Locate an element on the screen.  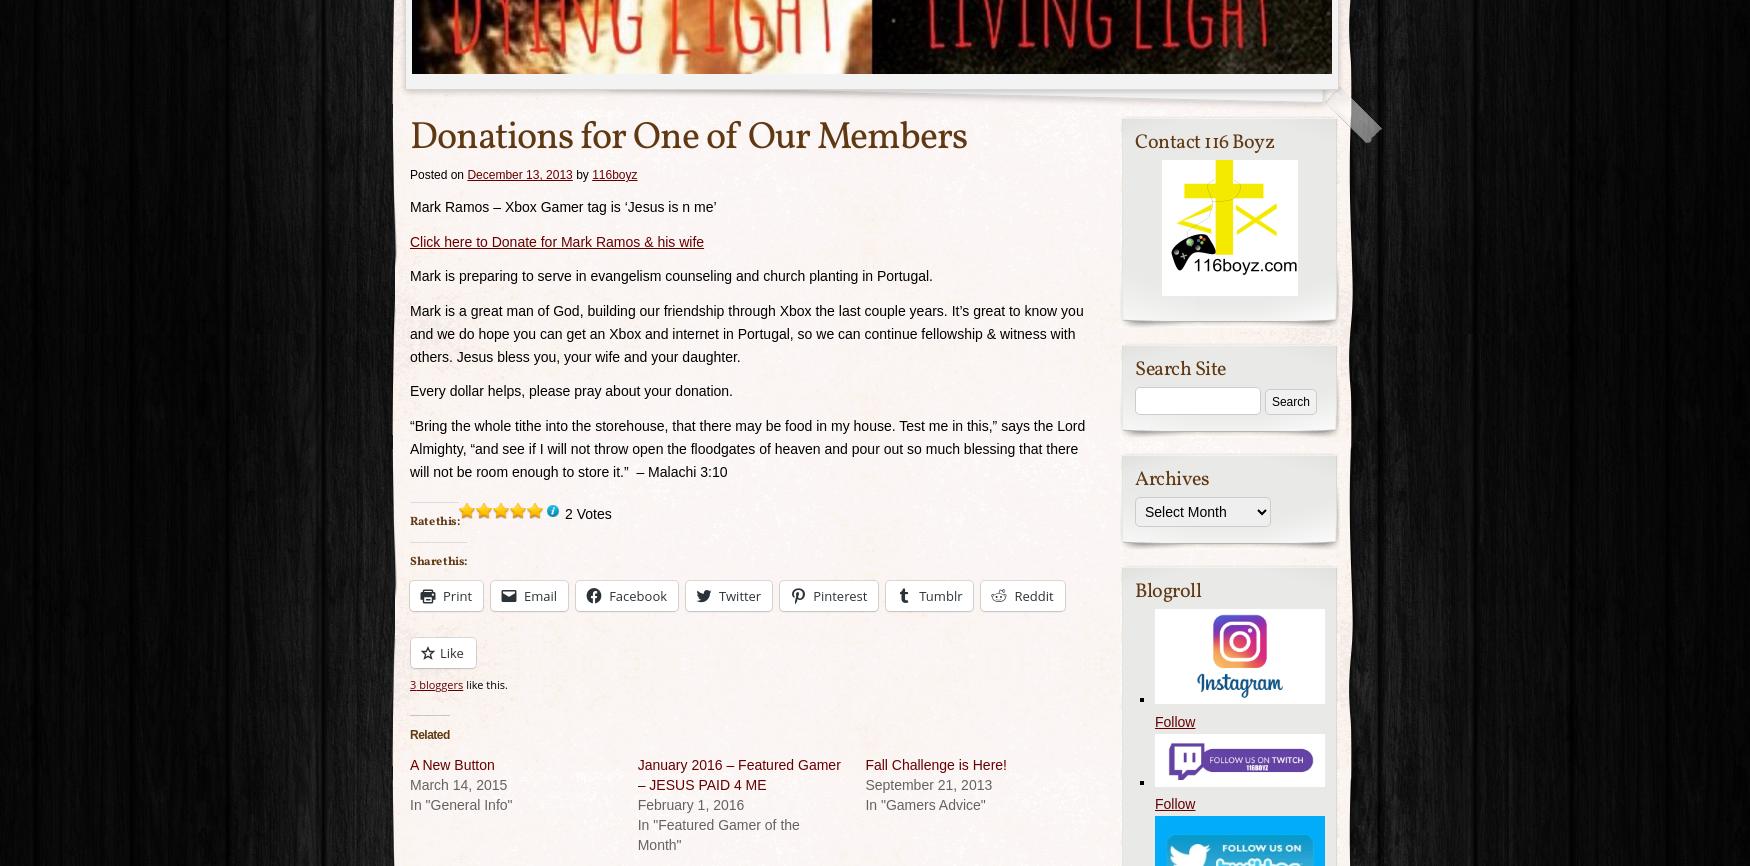
'Twitter' is located at coordinates (740, 595).